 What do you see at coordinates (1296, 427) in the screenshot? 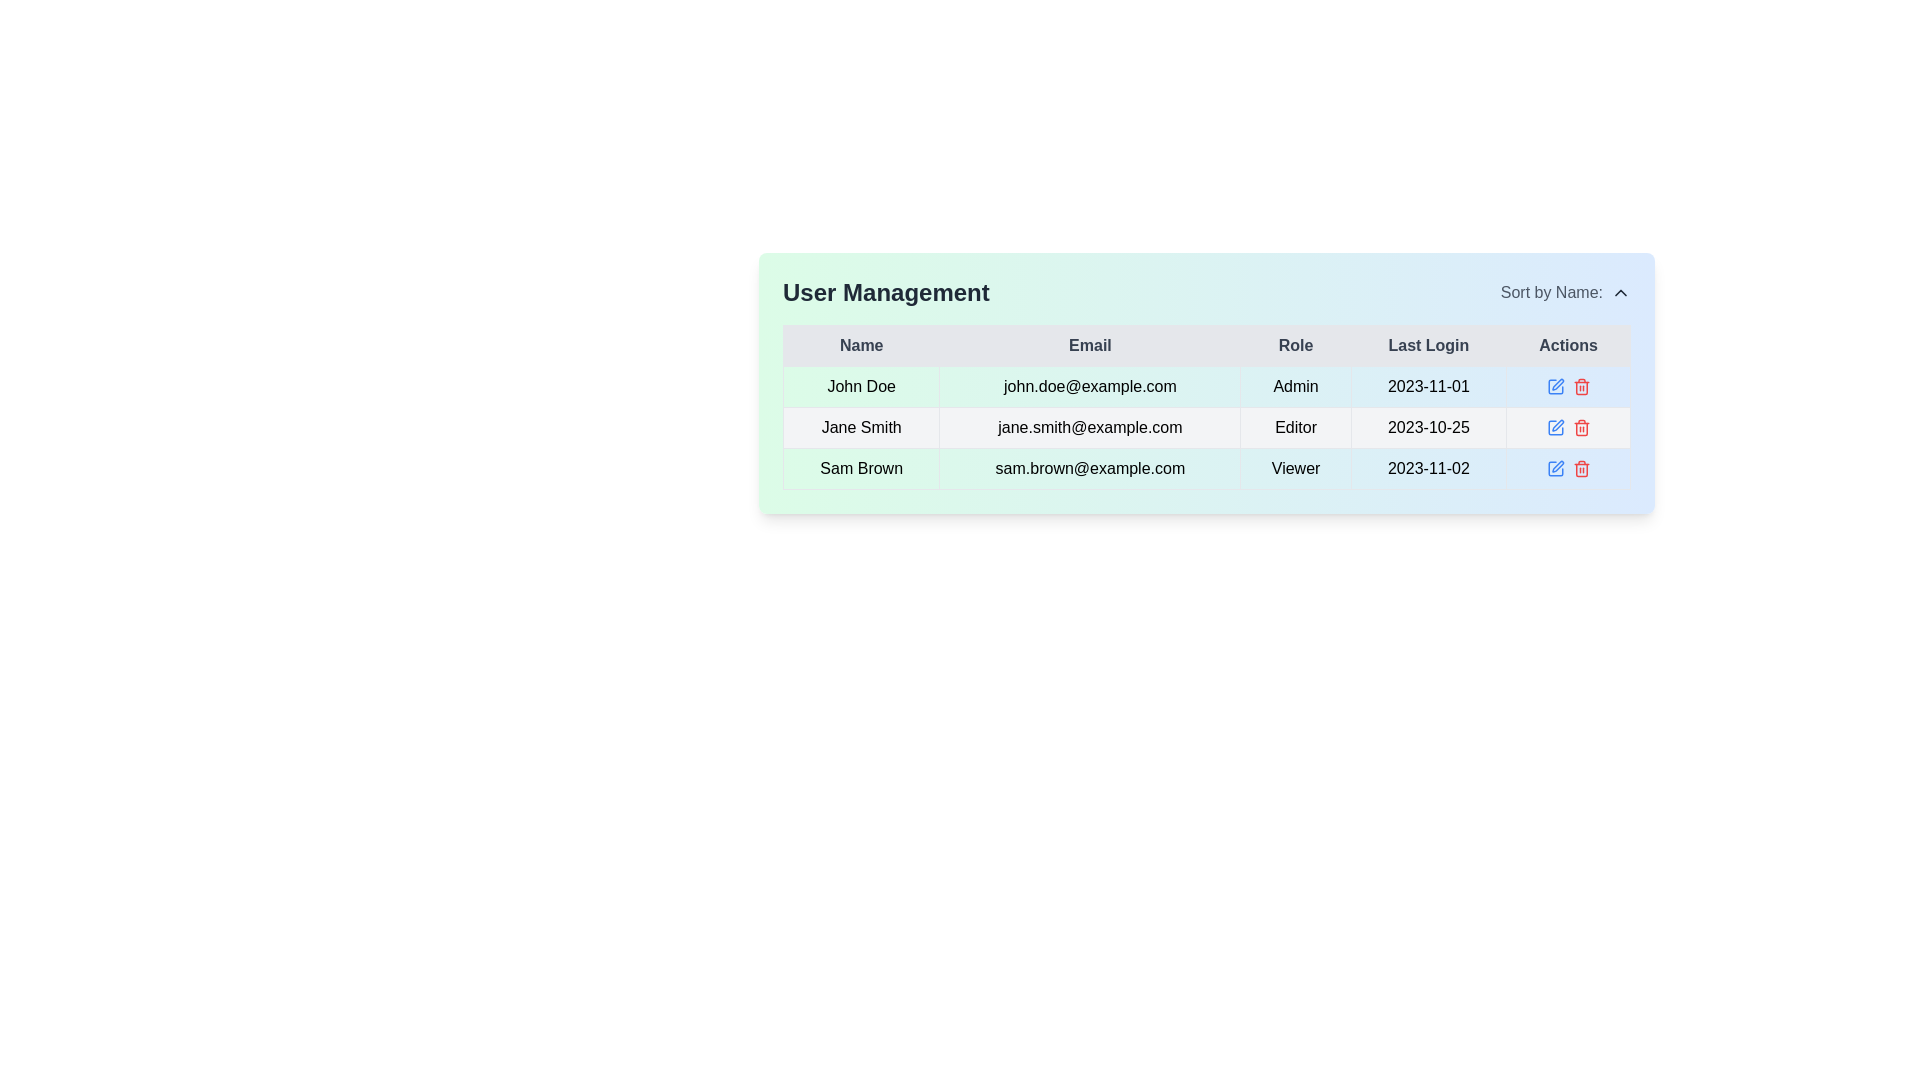
I see `the non-interactive text label displaying the role of the user 'Jane Smith' in the user management table, located in the third column of the second row` at bounding box center [1296, 427].